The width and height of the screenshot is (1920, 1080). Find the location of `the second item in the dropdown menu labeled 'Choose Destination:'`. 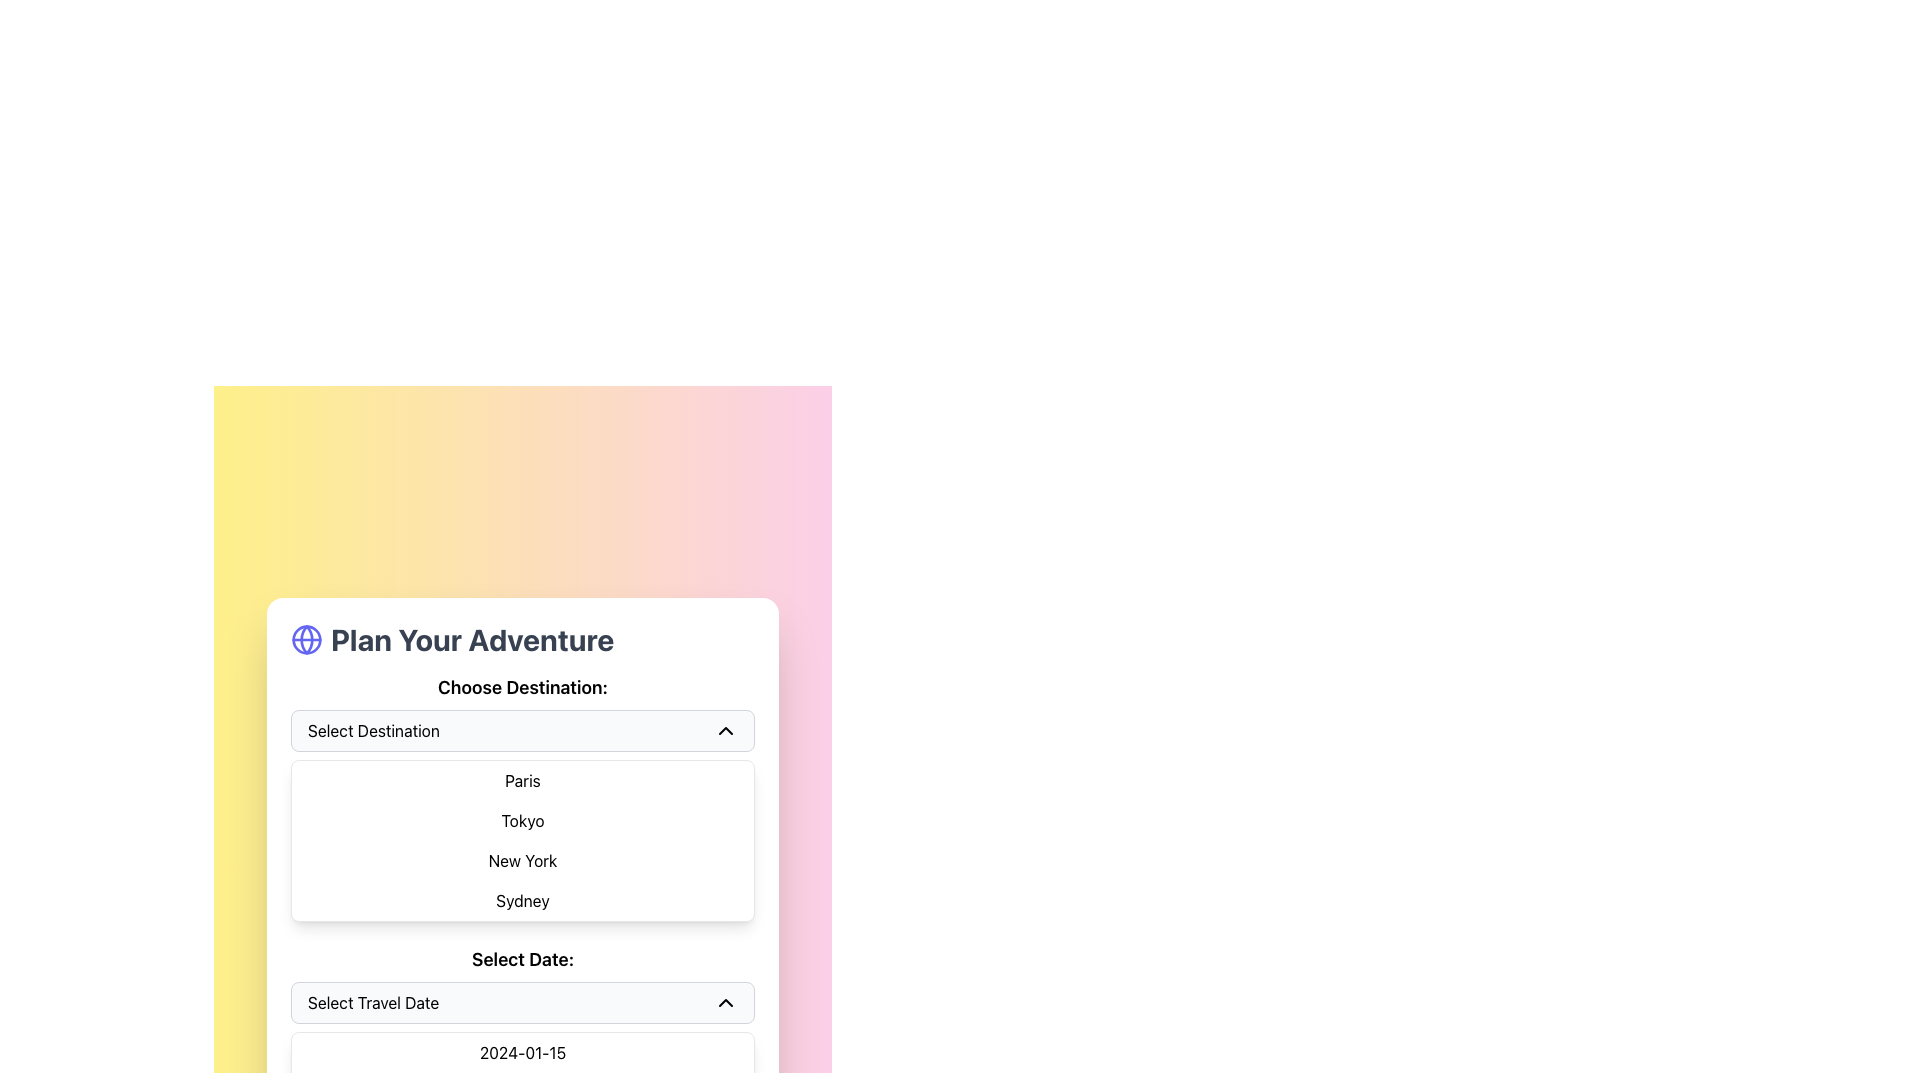

the second item in the dropdown menu labeled 'Choose Destination:' is located at coordinates (523, 821).